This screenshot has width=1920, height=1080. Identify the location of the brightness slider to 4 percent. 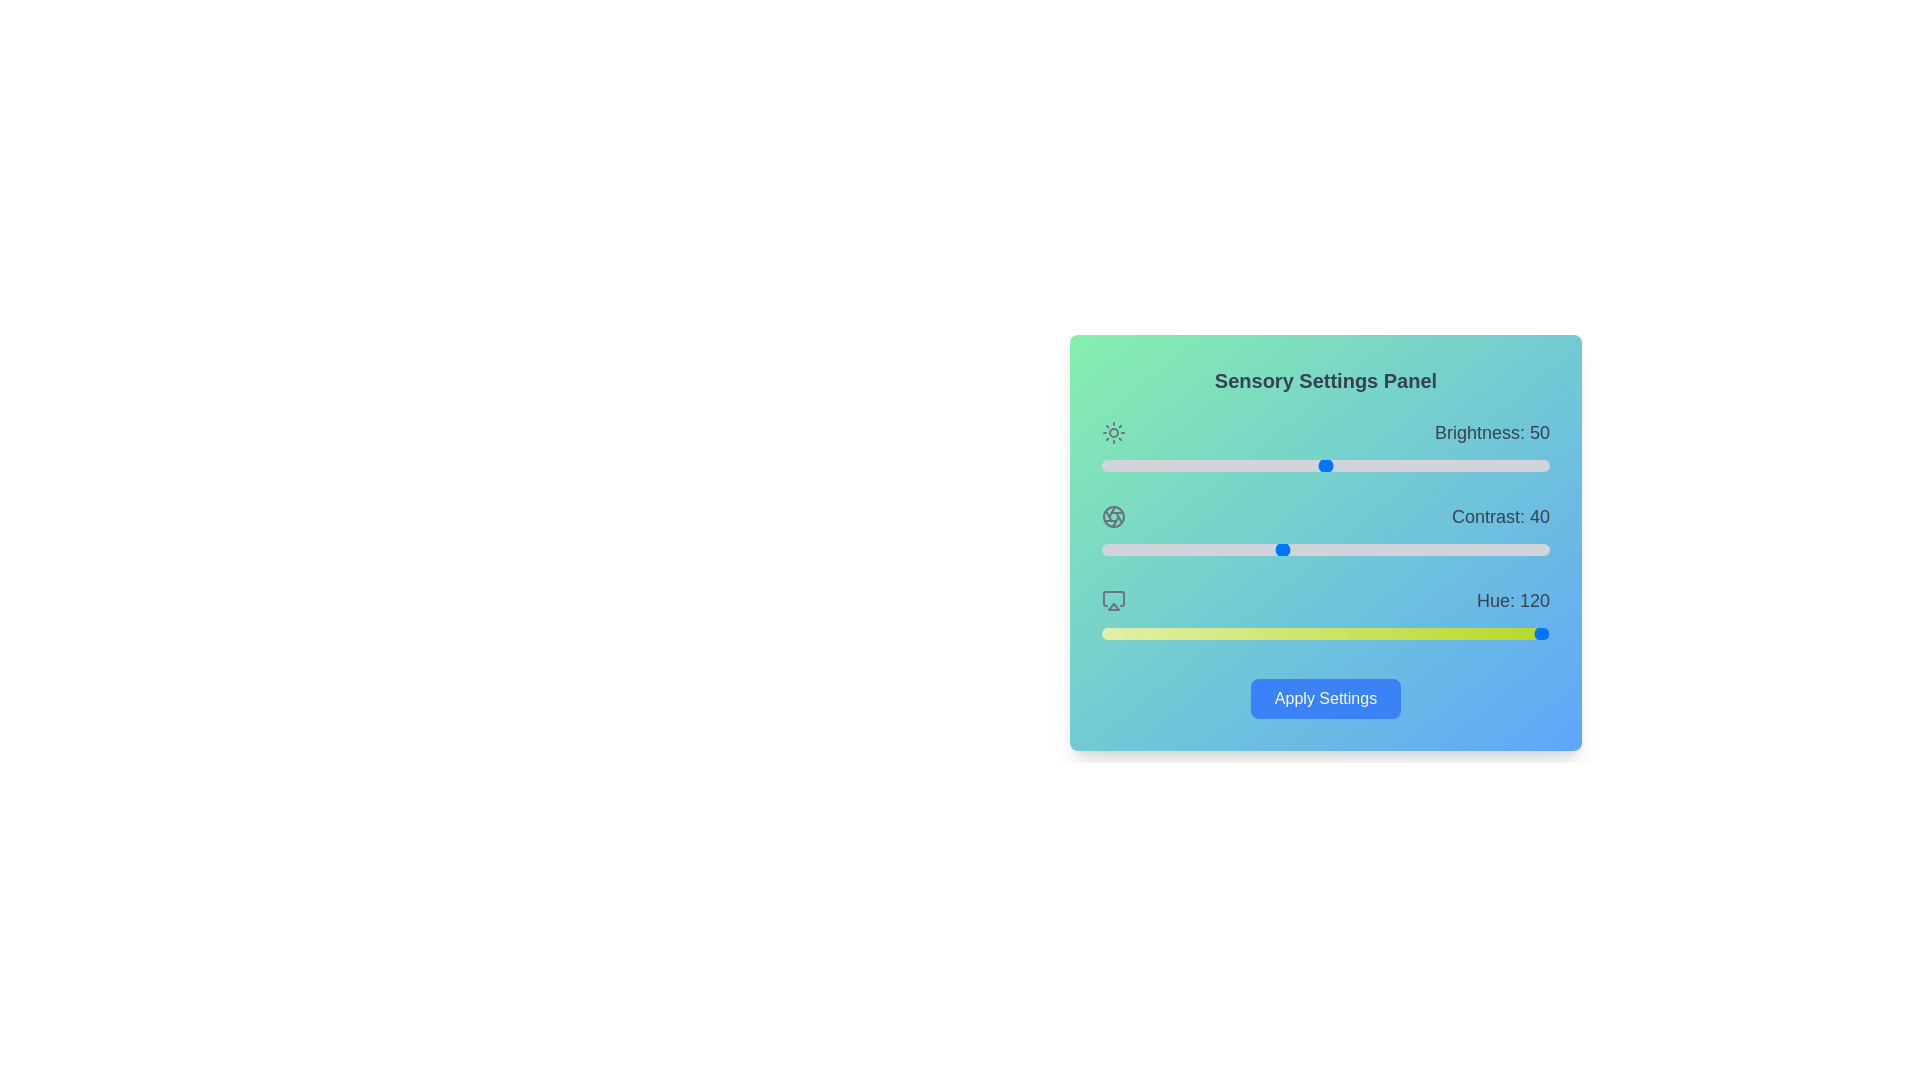
(1118, 466).